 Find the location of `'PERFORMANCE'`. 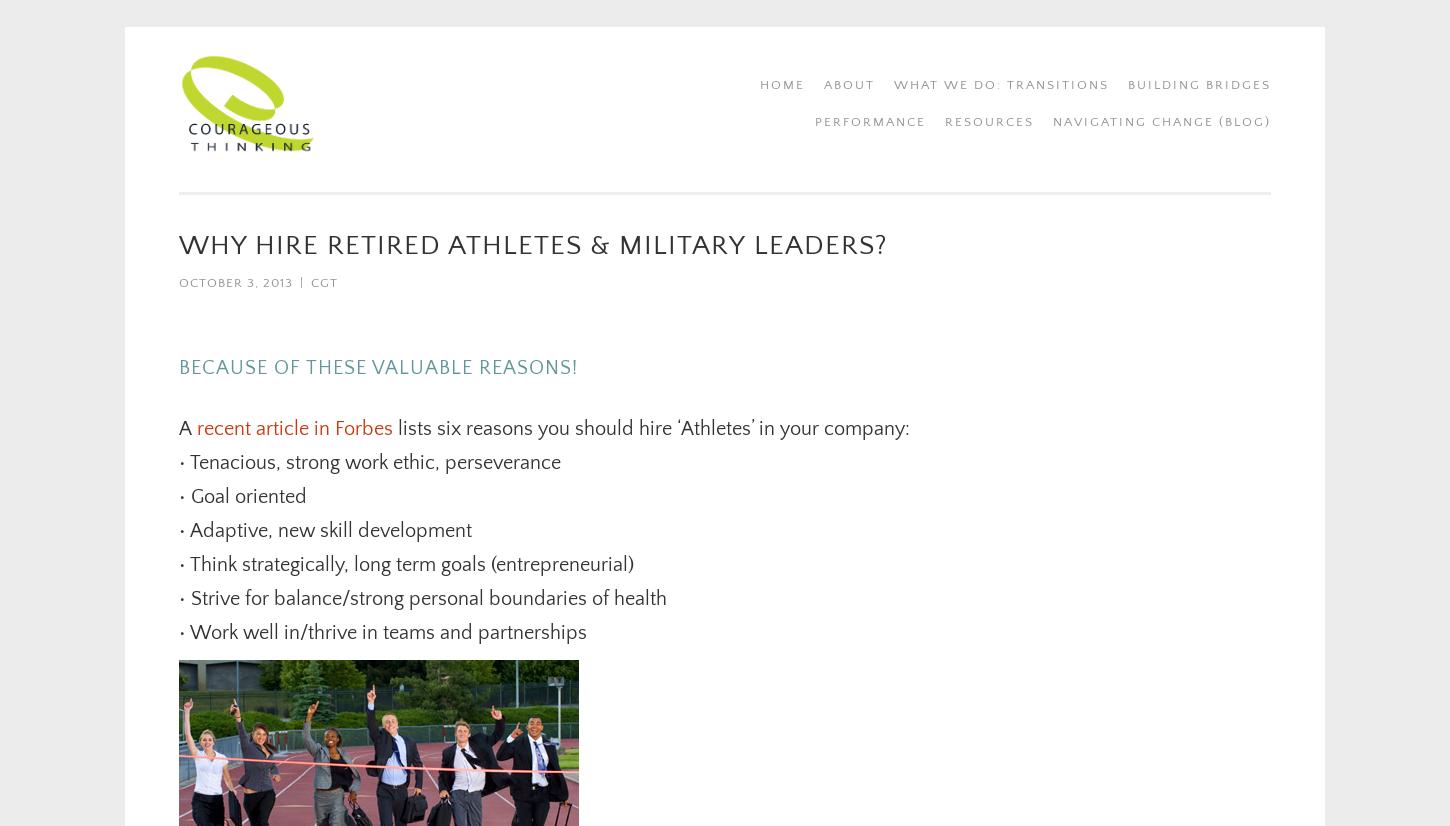

'PERFORMANCE' is located at coordinates (869, 122).